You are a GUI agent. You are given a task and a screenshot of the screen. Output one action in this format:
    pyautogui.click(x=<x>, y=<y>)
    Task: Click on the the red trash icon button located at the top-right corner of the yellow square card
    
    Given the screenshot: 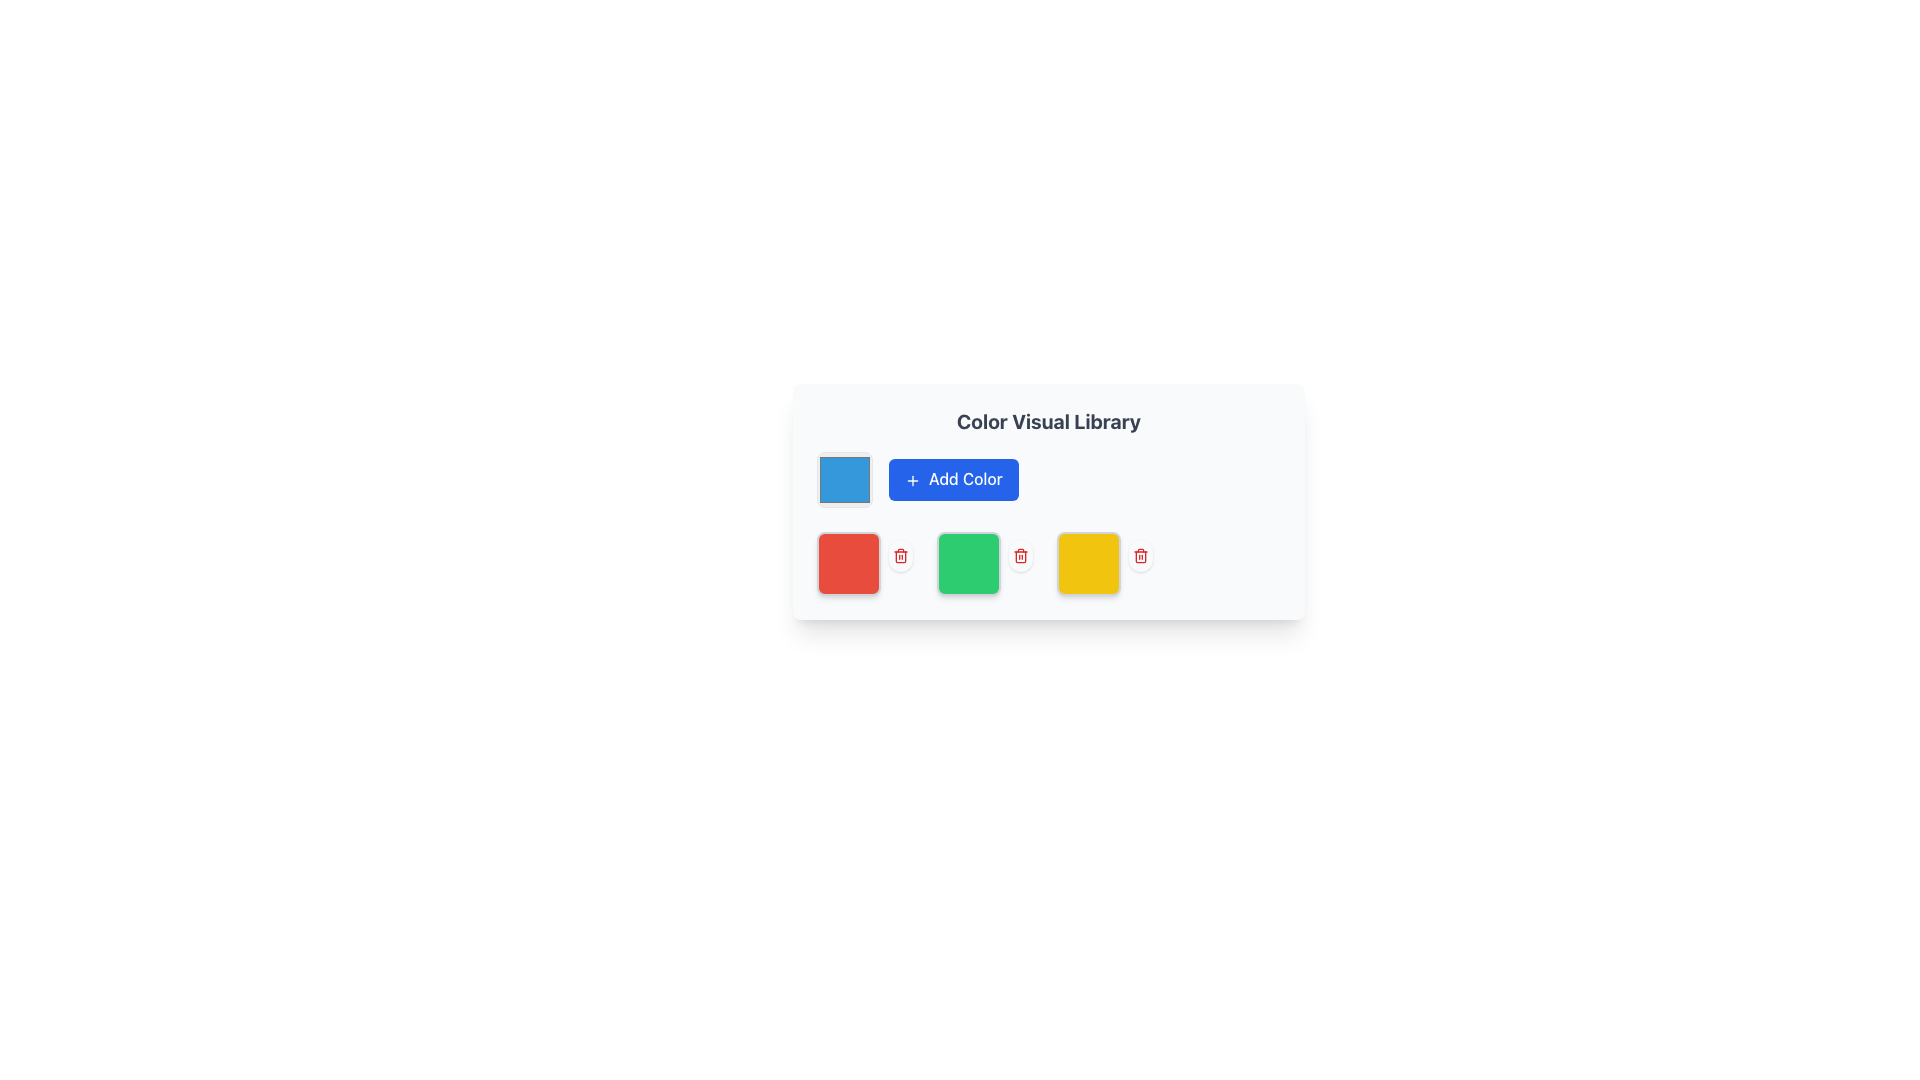 What is the action you would take?
    pyautogui.click(x=1141, y=555)
    